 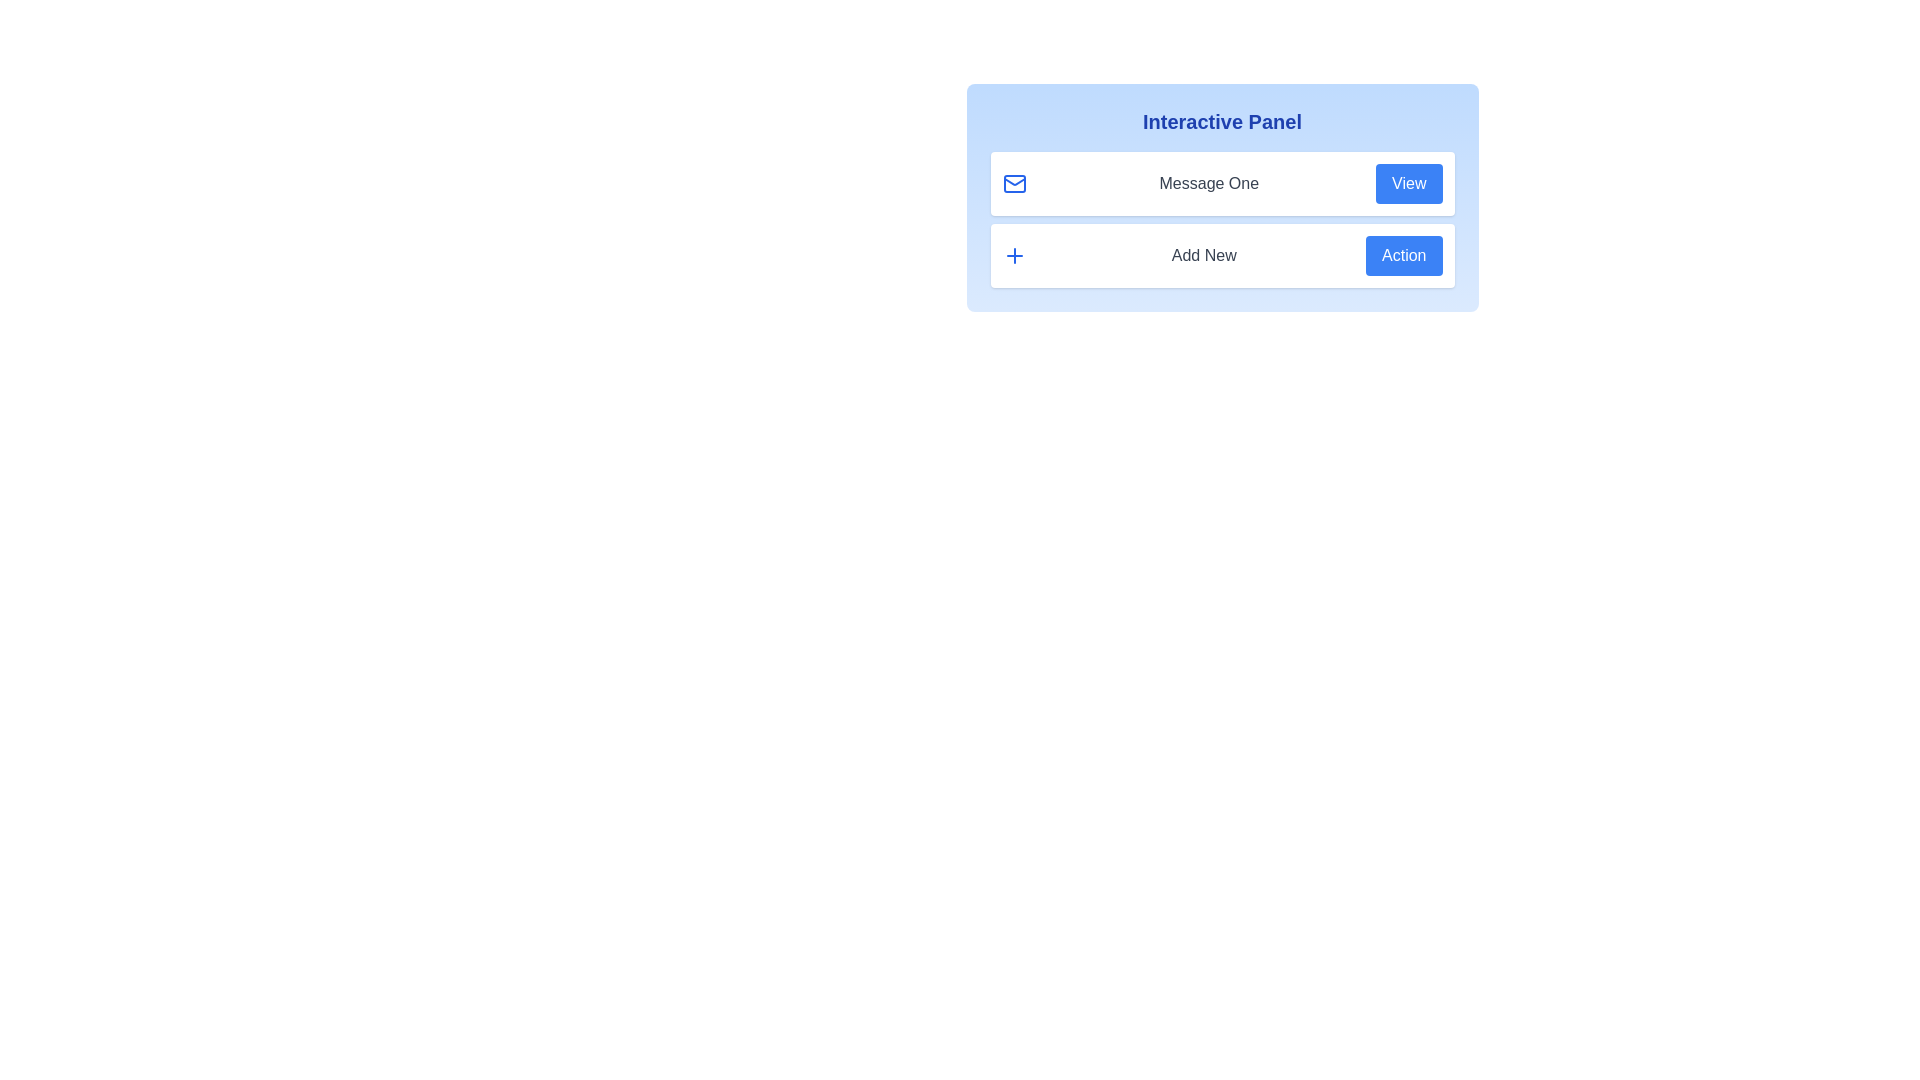 I want to click on the text 'Message One' to select it, so click(x=1208, y=184).